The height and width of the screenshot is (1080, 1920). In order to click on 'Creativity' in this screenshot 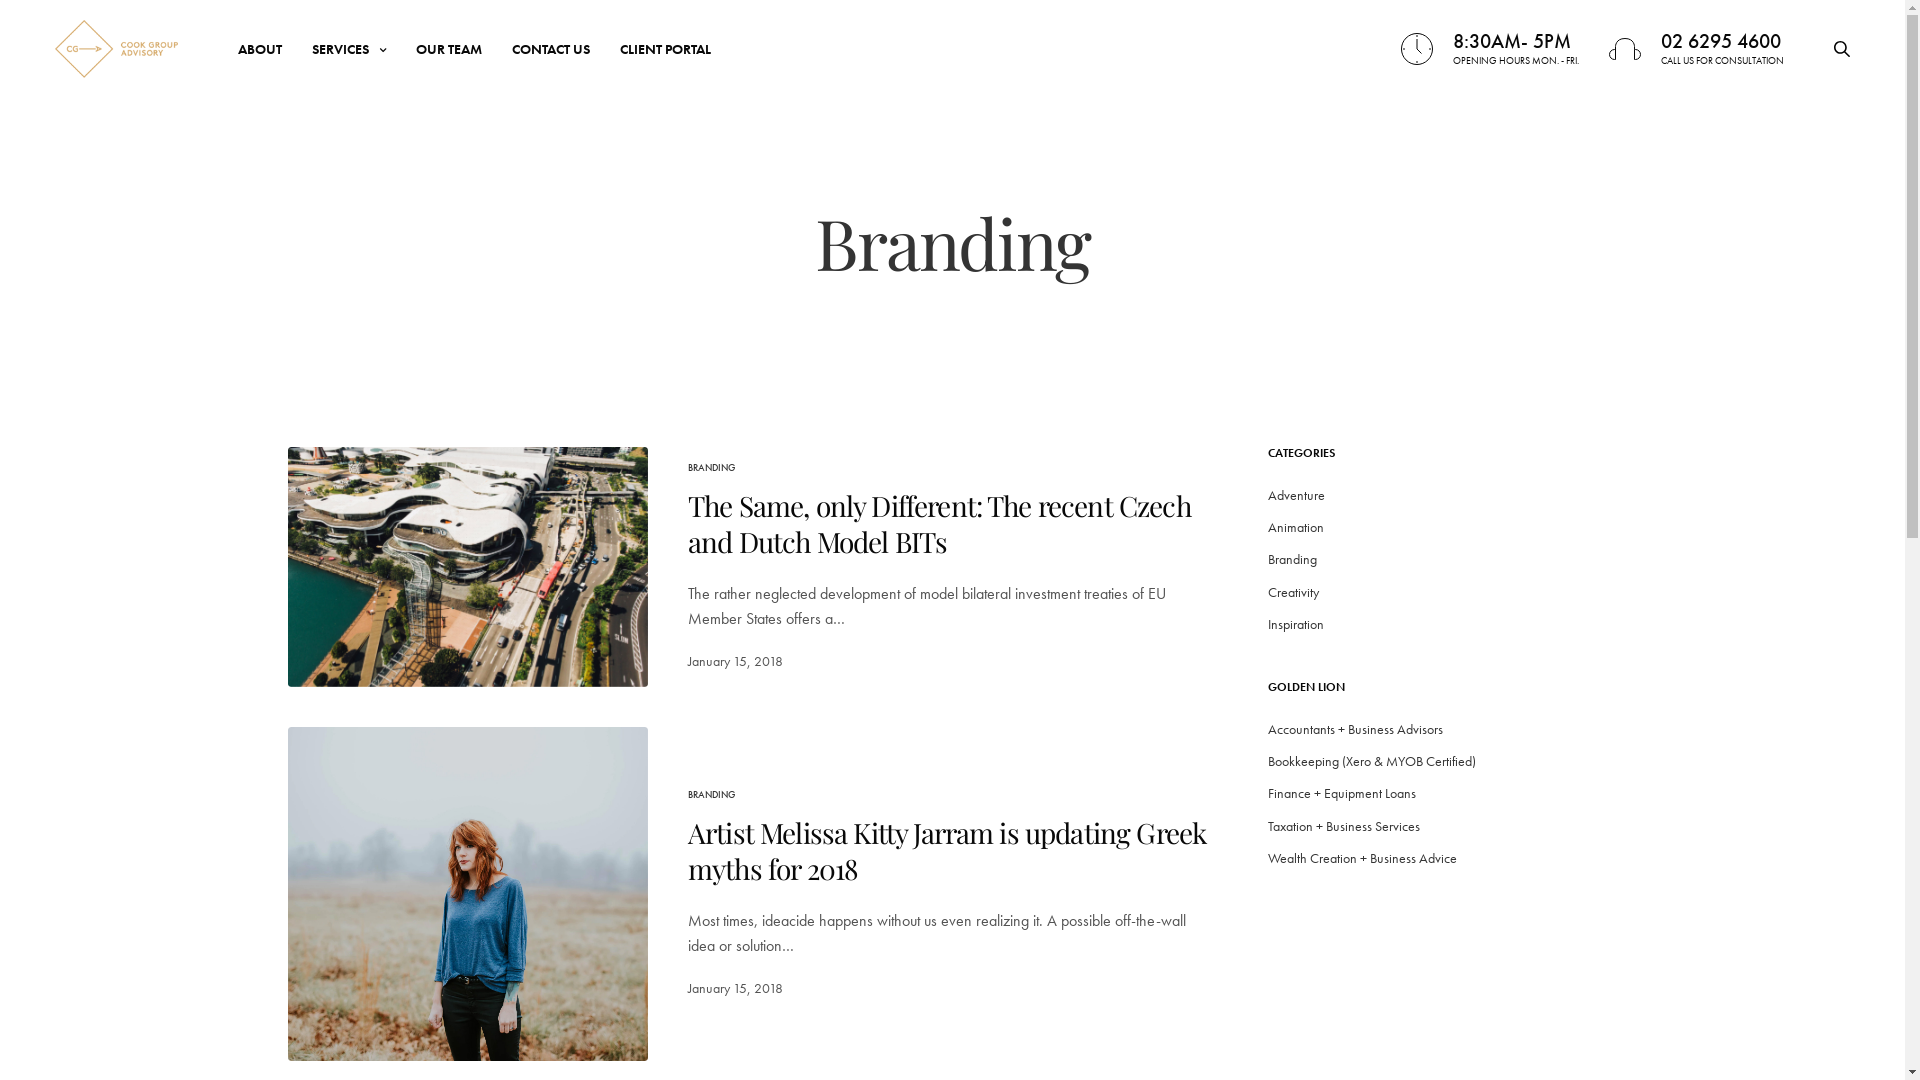, I will do `click(1293, 590)`.